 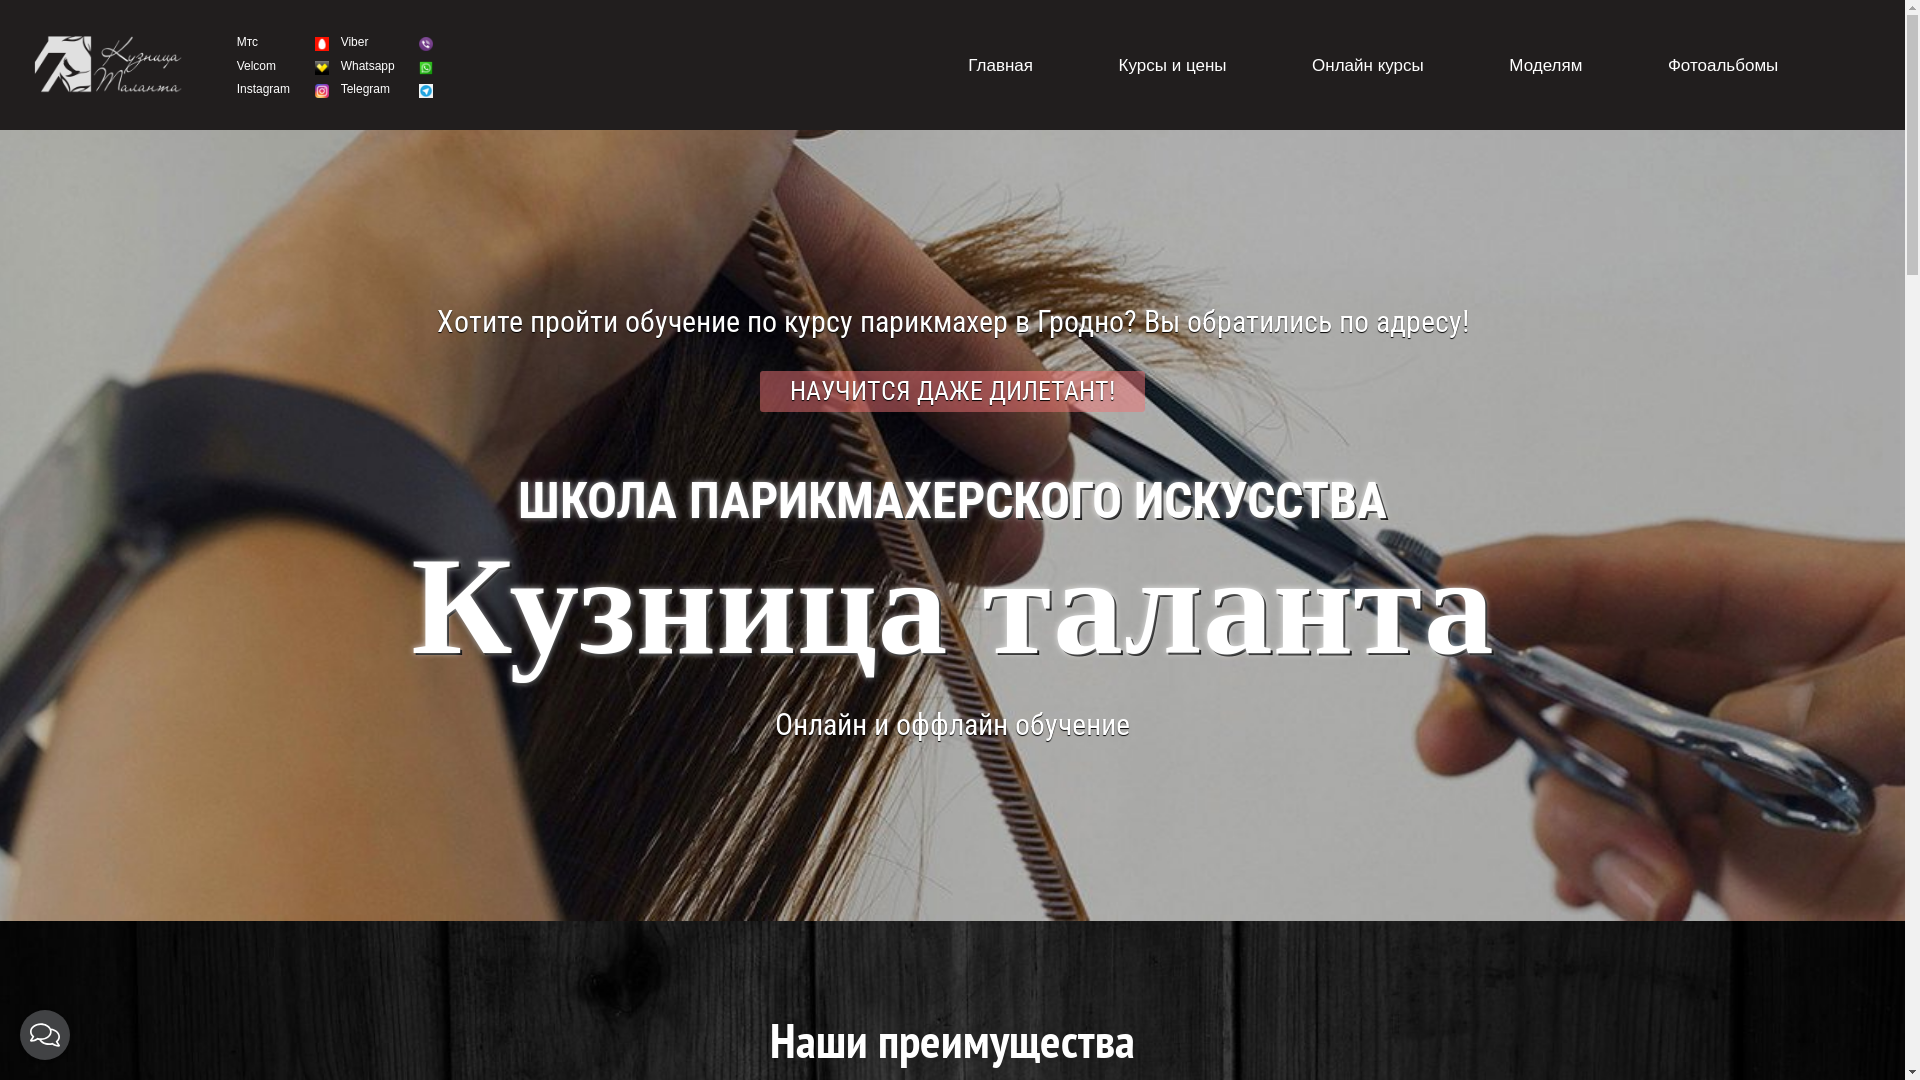 I want to click on 'Whatsapp', so click(x=368, y=64).